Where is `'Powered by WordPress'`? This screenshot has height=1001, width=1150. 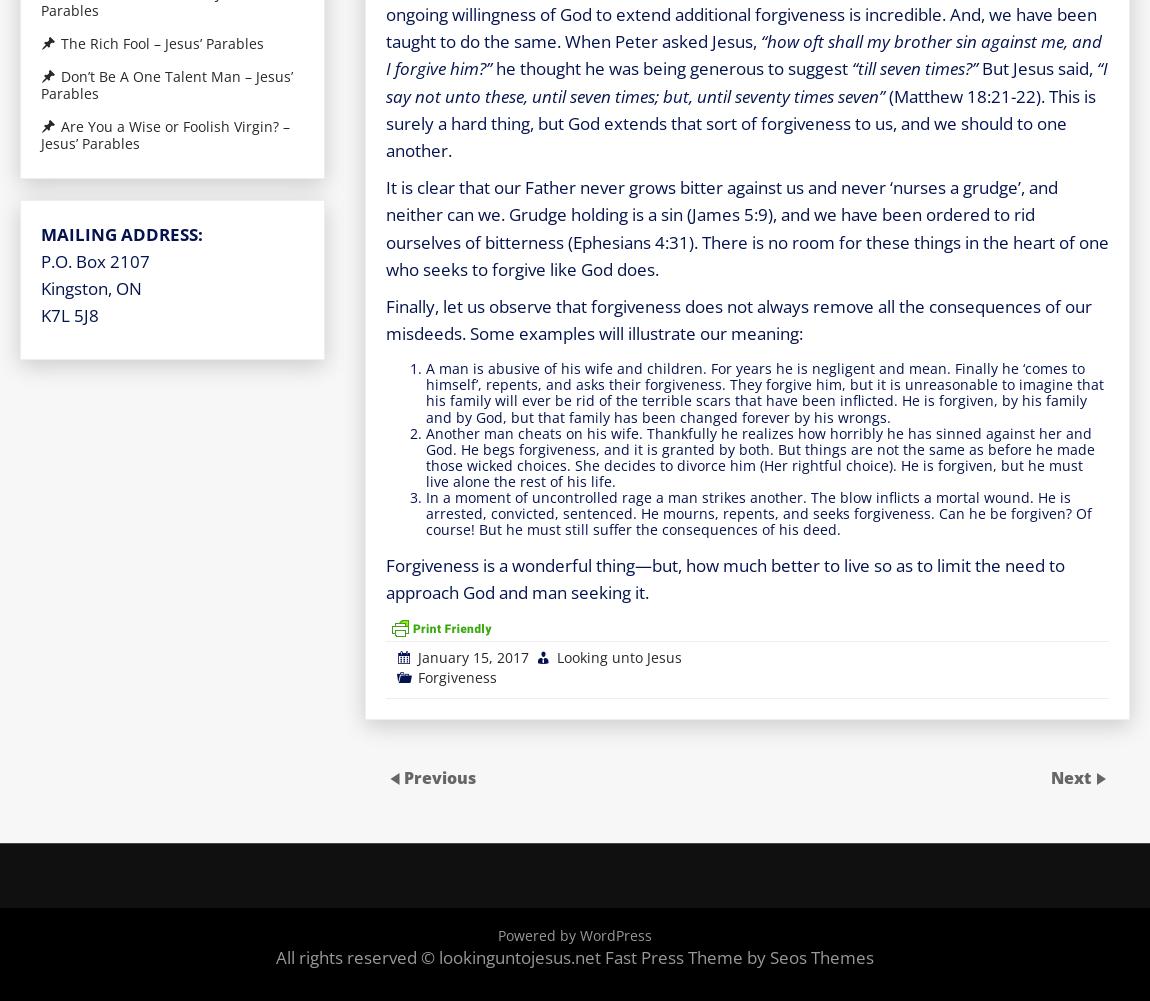
'Powered by WordPress' is located at coordinates (497, 933).